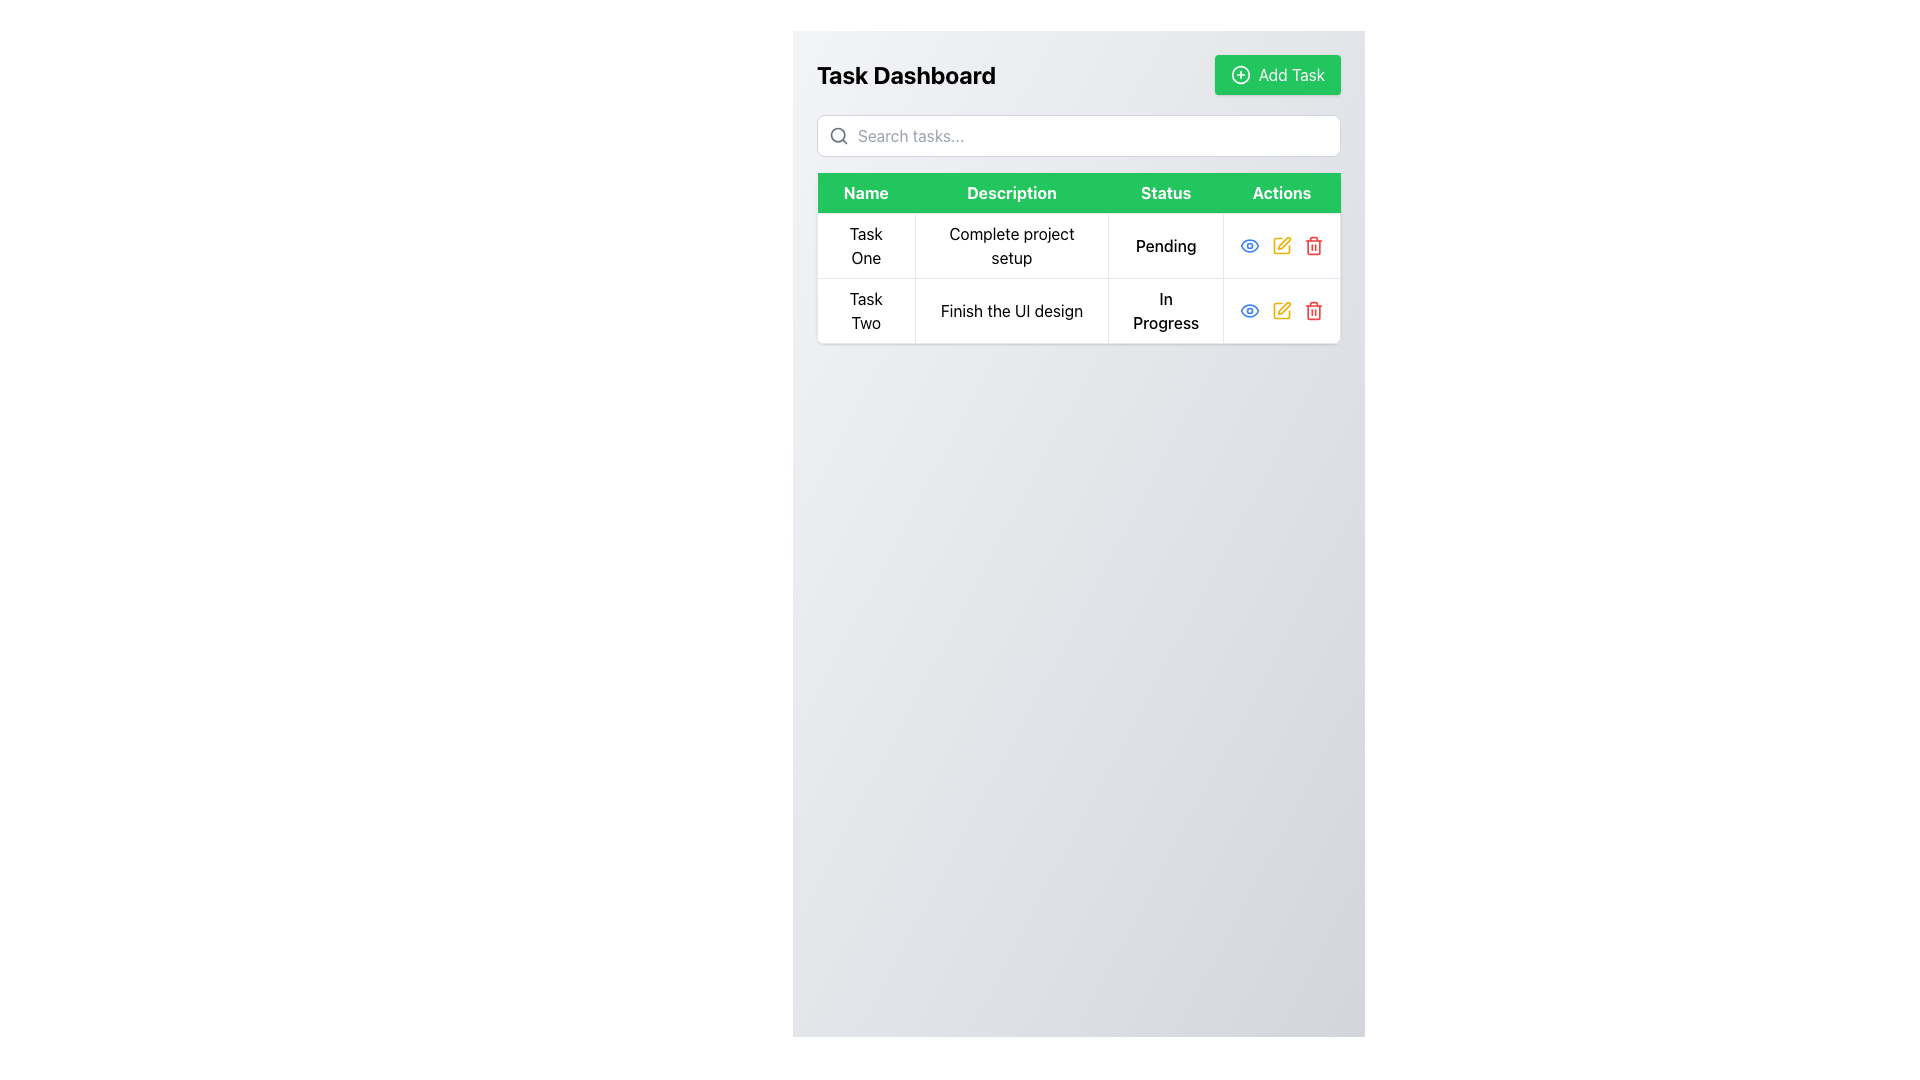  What do you see at coordinates (866, 311) in the screenshot?
I see `the static text label that identifies the task in the second row of the table under the 'Name' column` at bounding box center [866, 311].